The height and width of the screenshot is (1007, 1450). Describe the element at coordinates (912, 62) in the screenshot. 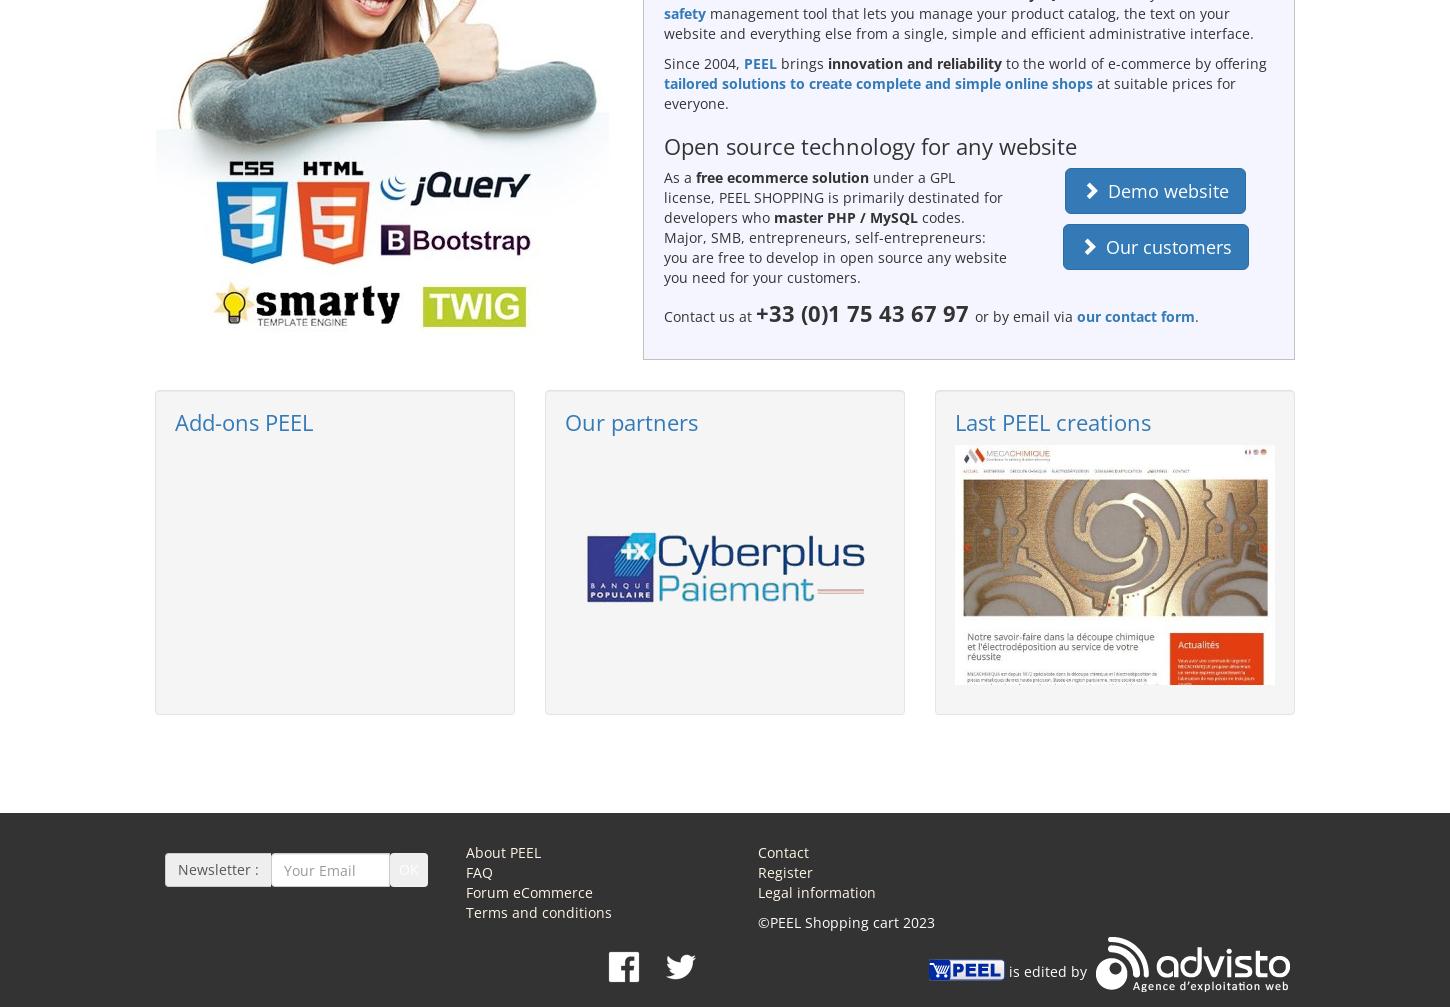

I see `'innovation and reliability'` at that location.